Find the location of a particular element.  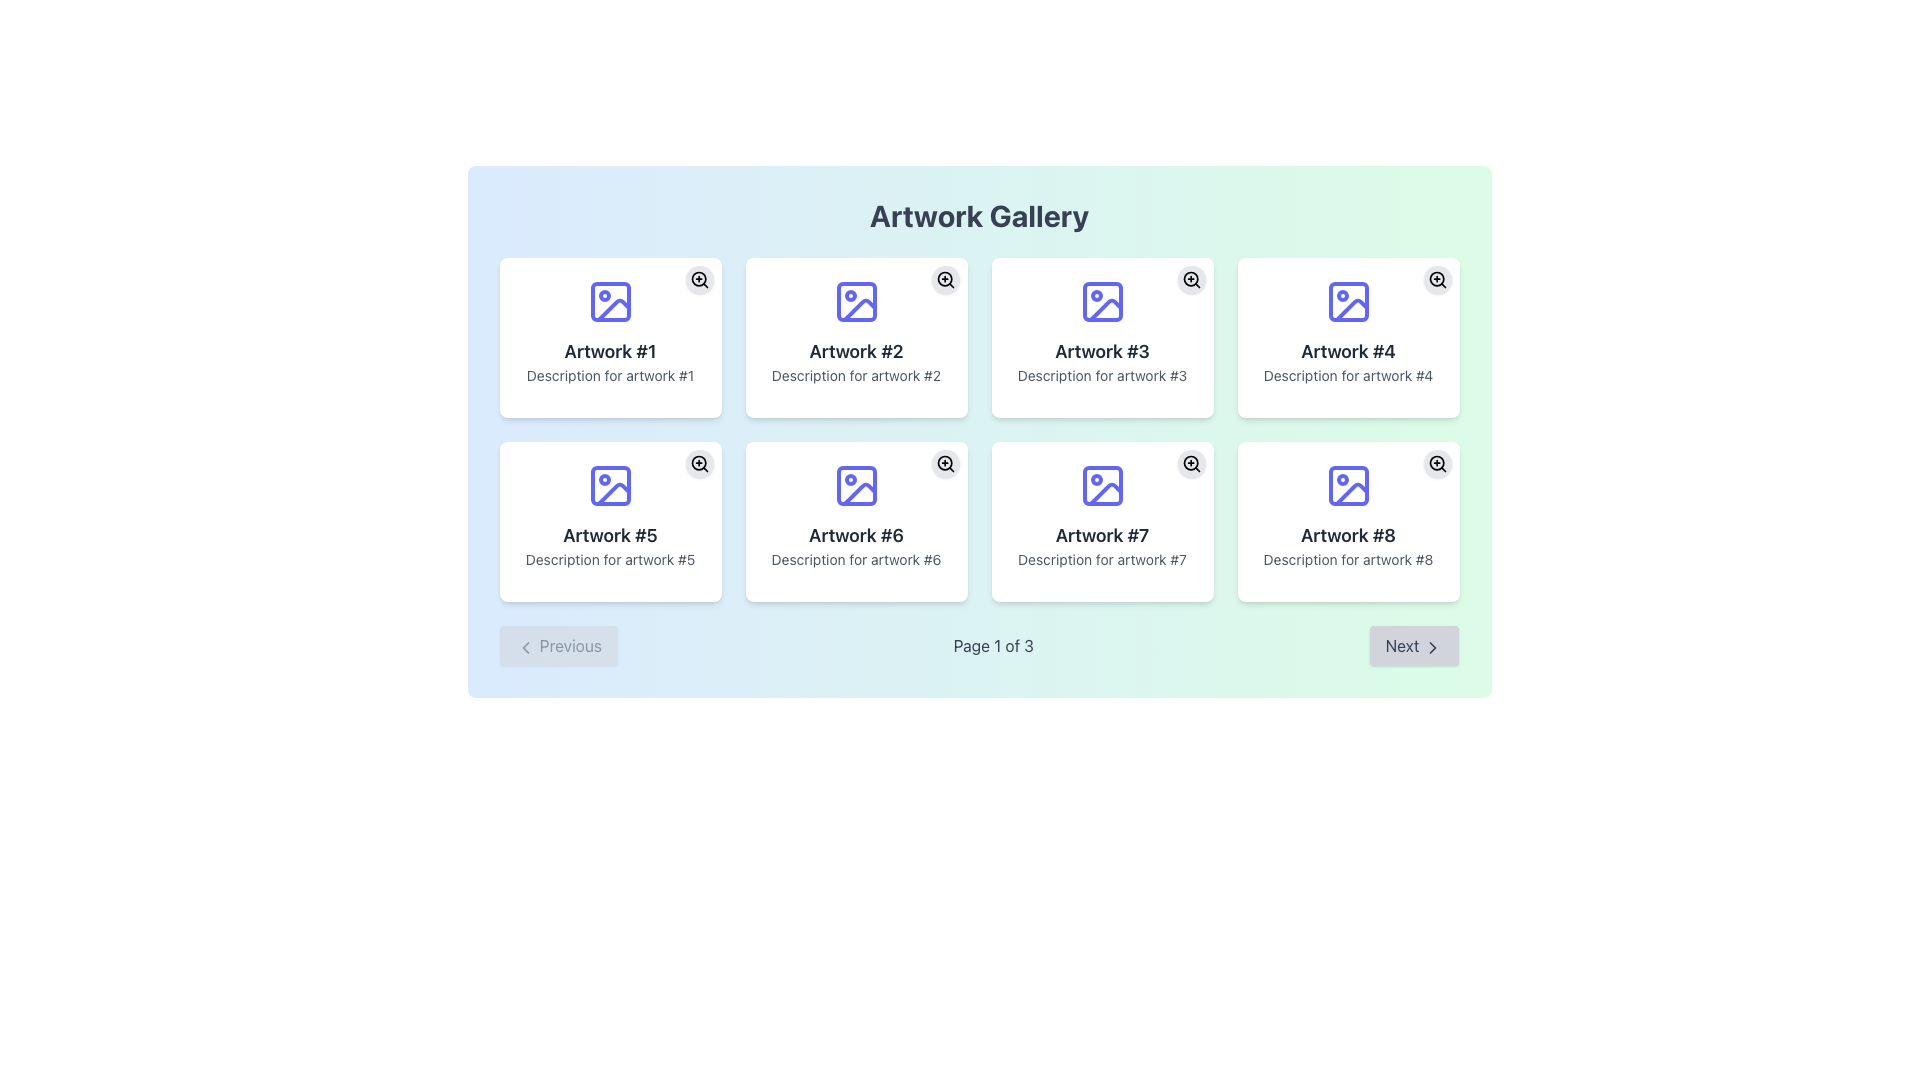

the magnifying glass icon button with a plus sign located in the top-right corner of the card labeled 'Artwork #2' is located at coordinates (944, 280).